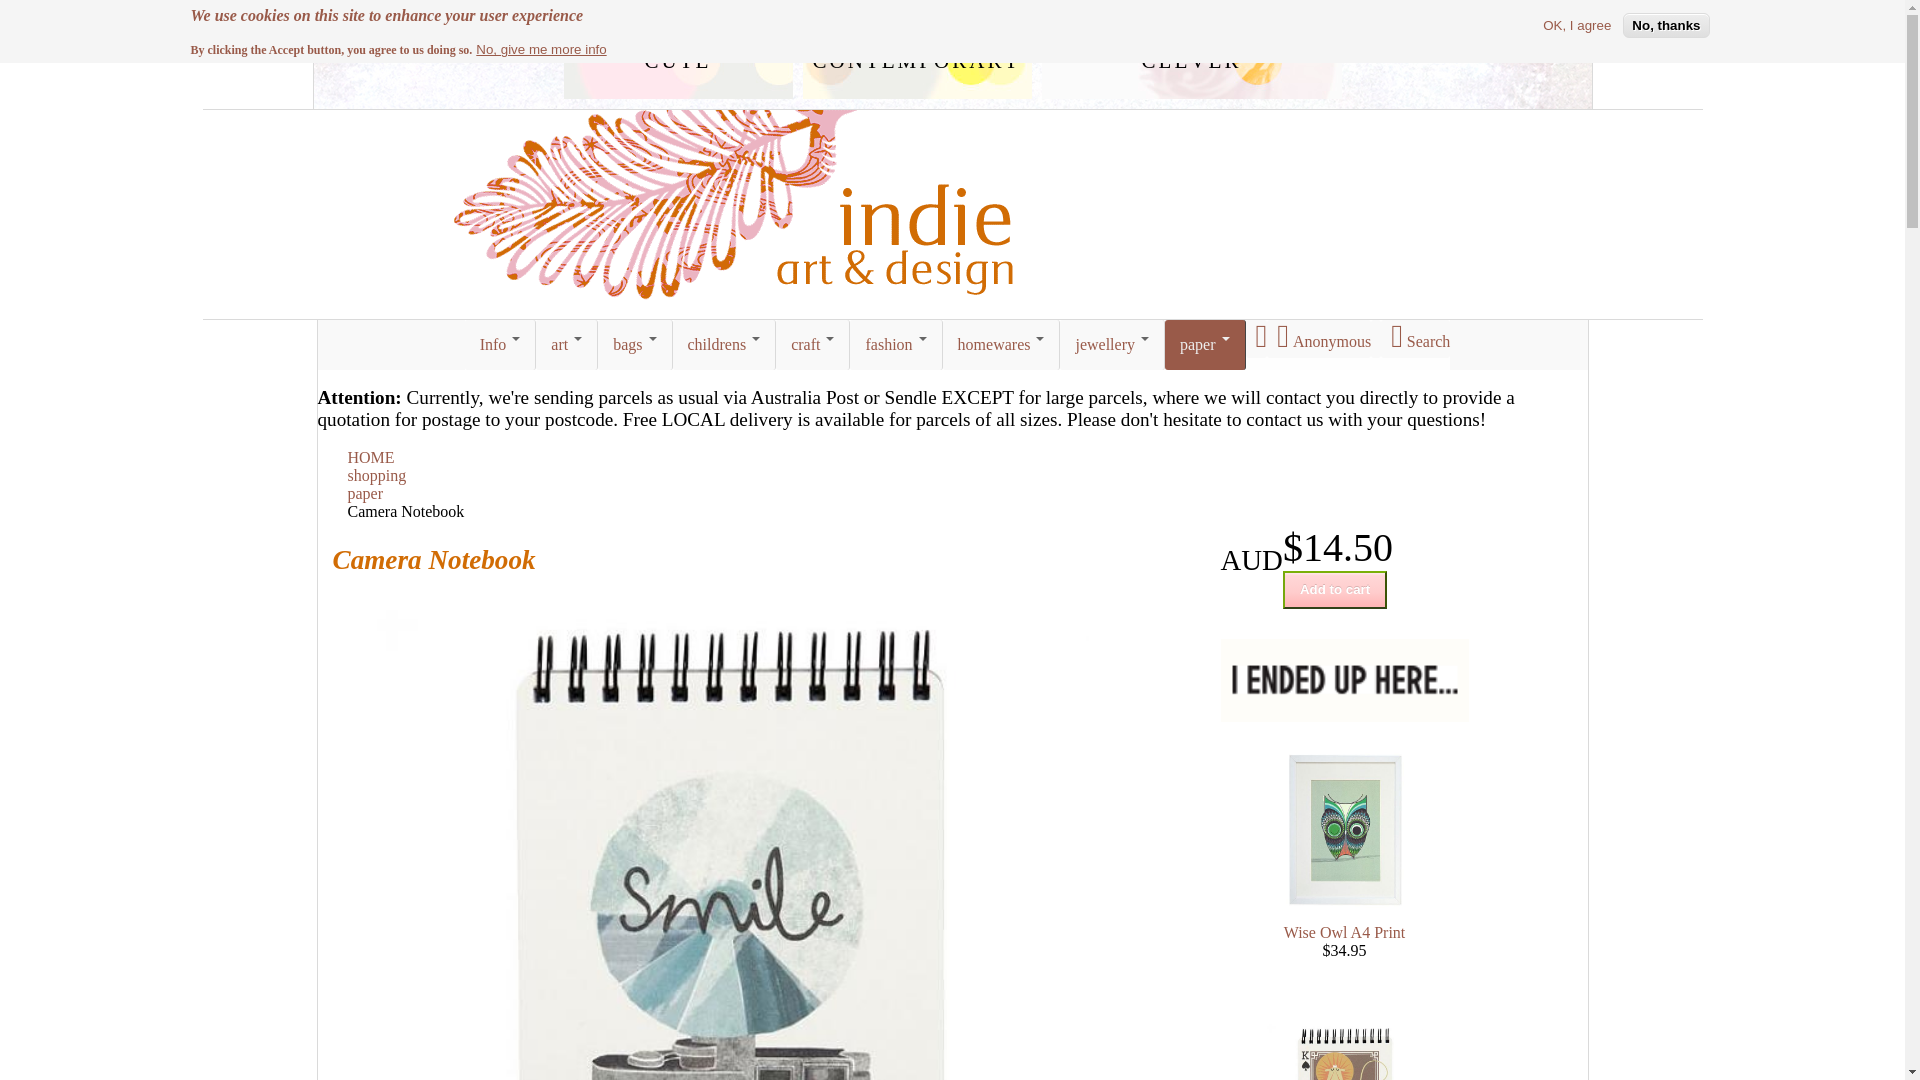 The width and height of the screenshot is (1920, 1080). I want to click on 'Search', so click(1414, 338).